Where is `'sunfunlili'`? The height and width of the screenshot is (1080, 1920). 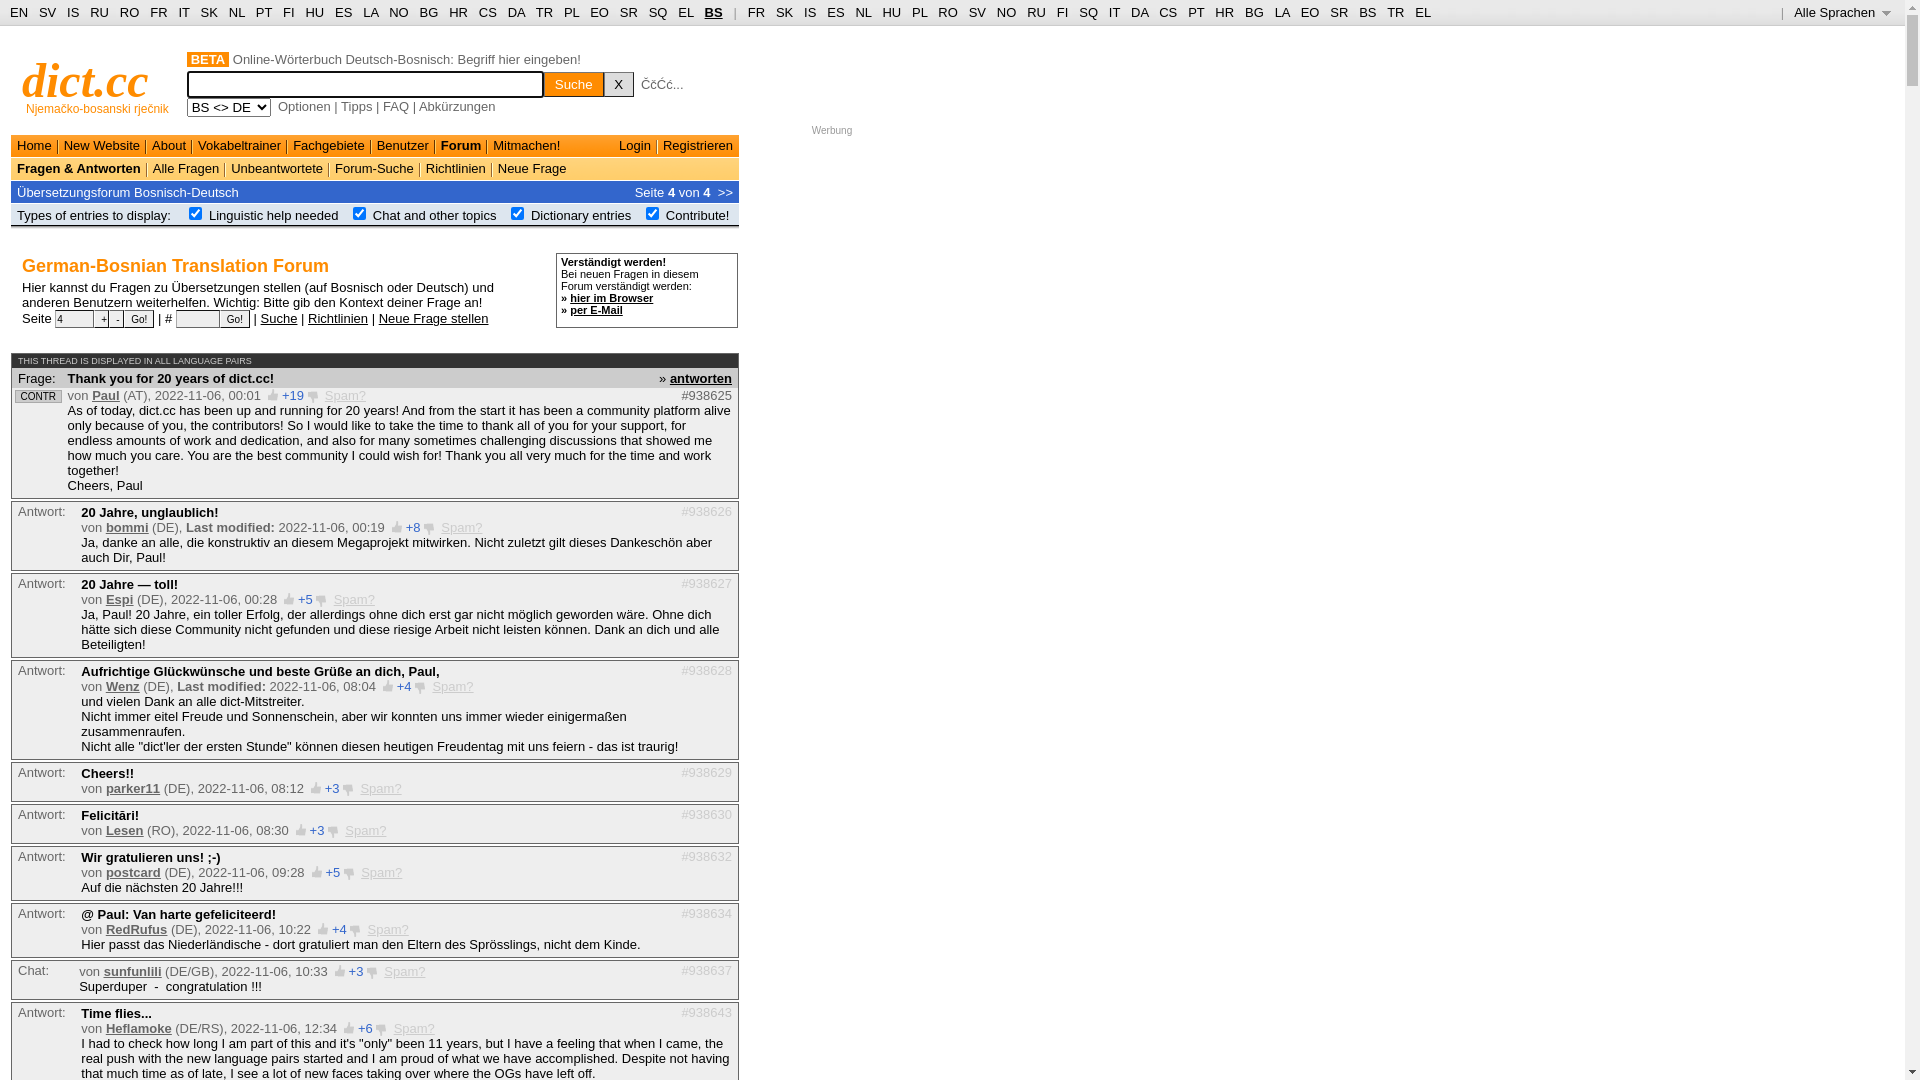 'sunfunlili' is located at coordinates (132, 970).